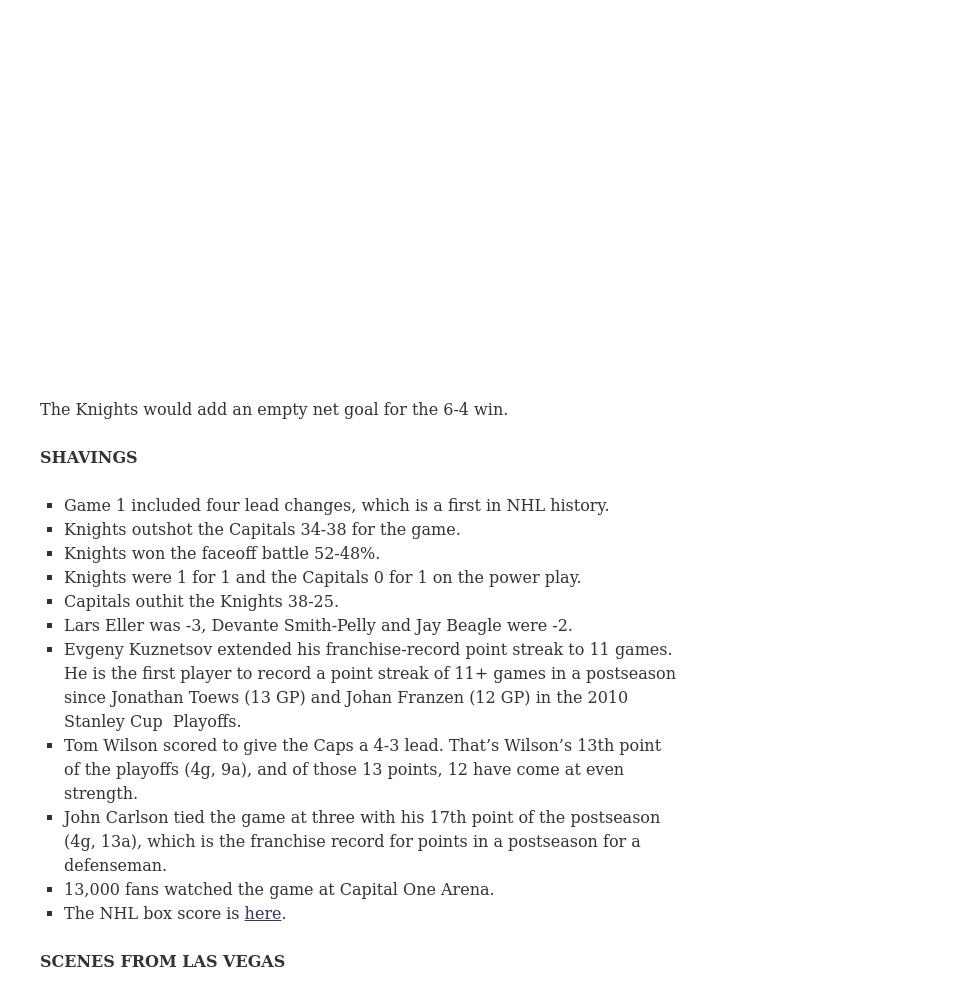 The image size is (980, 992). I want to click on 'Capitals outhit the Knights 38-25.', so click(200, 600).